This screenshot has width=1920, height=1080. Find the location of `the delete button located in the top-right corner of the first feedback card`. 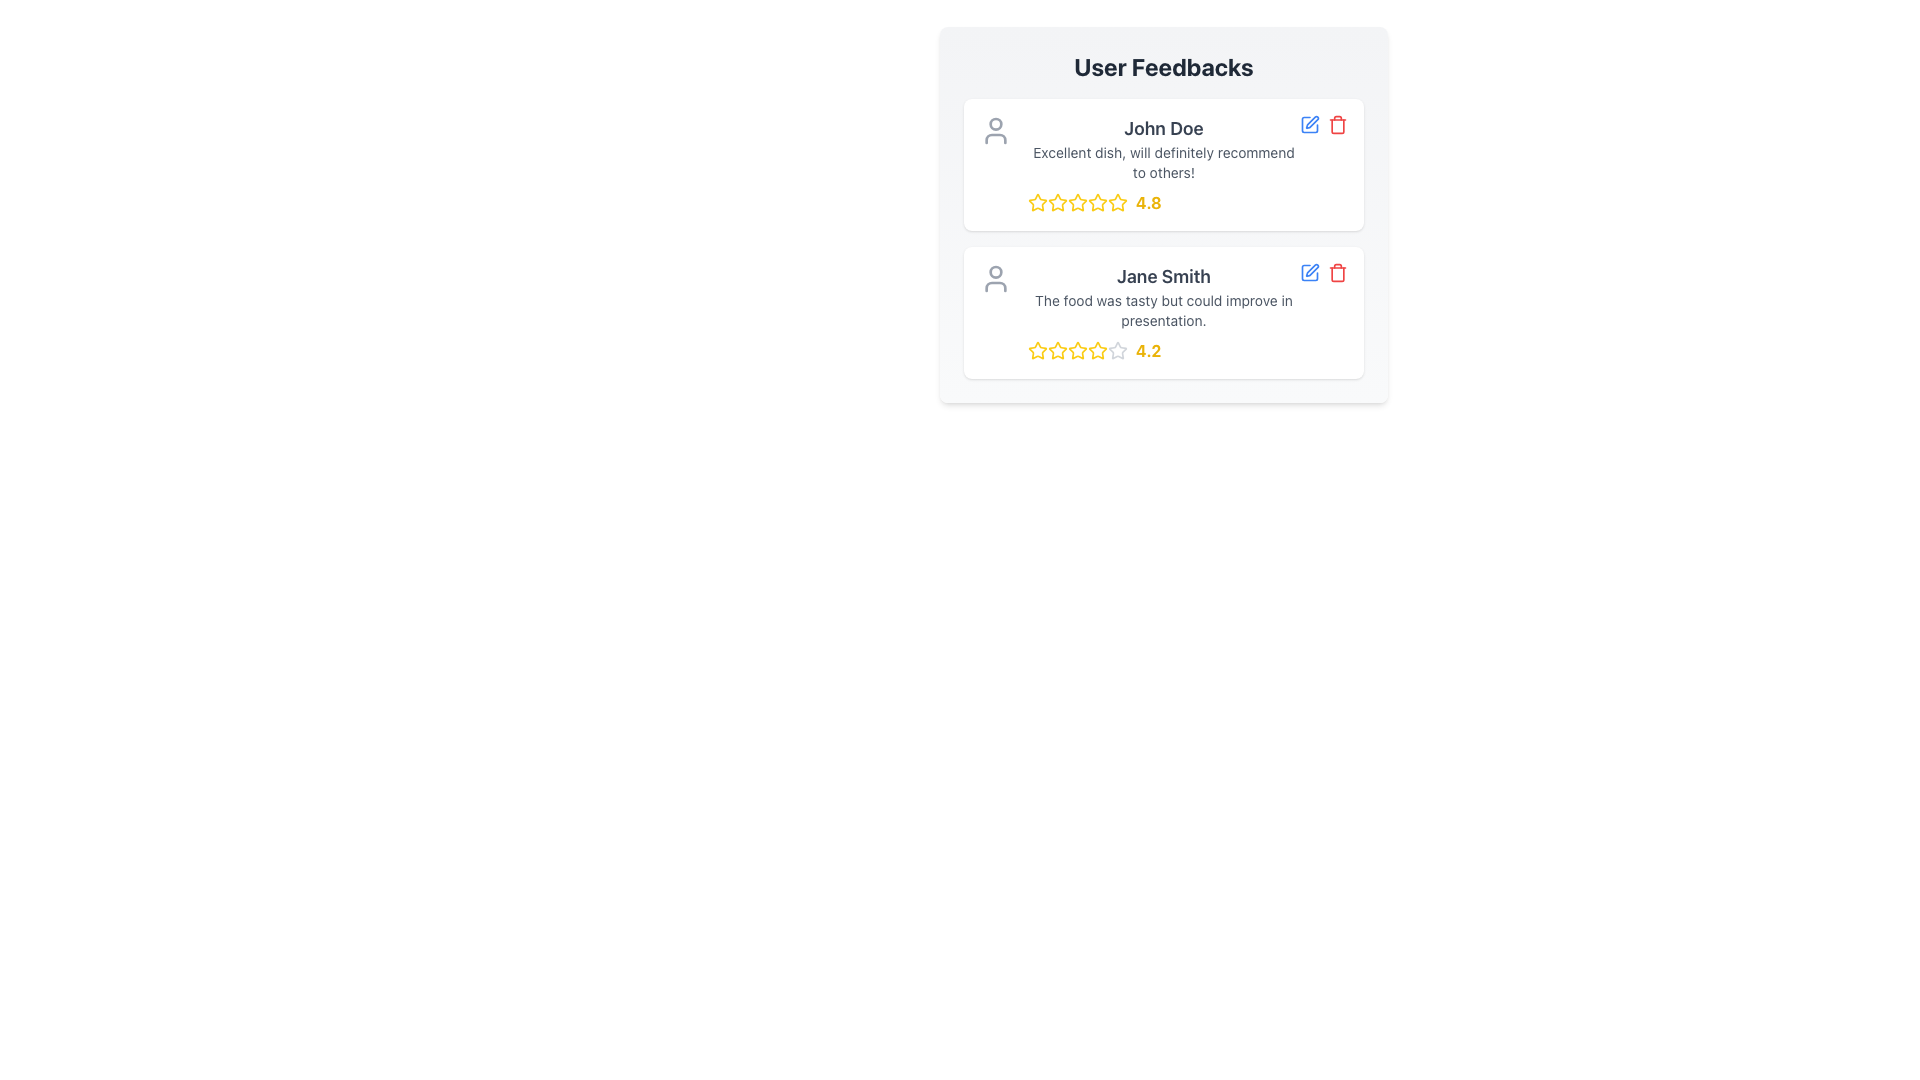

the delete button located in the top-right corner of the first feedback card is located at coordinates (1338, 124).